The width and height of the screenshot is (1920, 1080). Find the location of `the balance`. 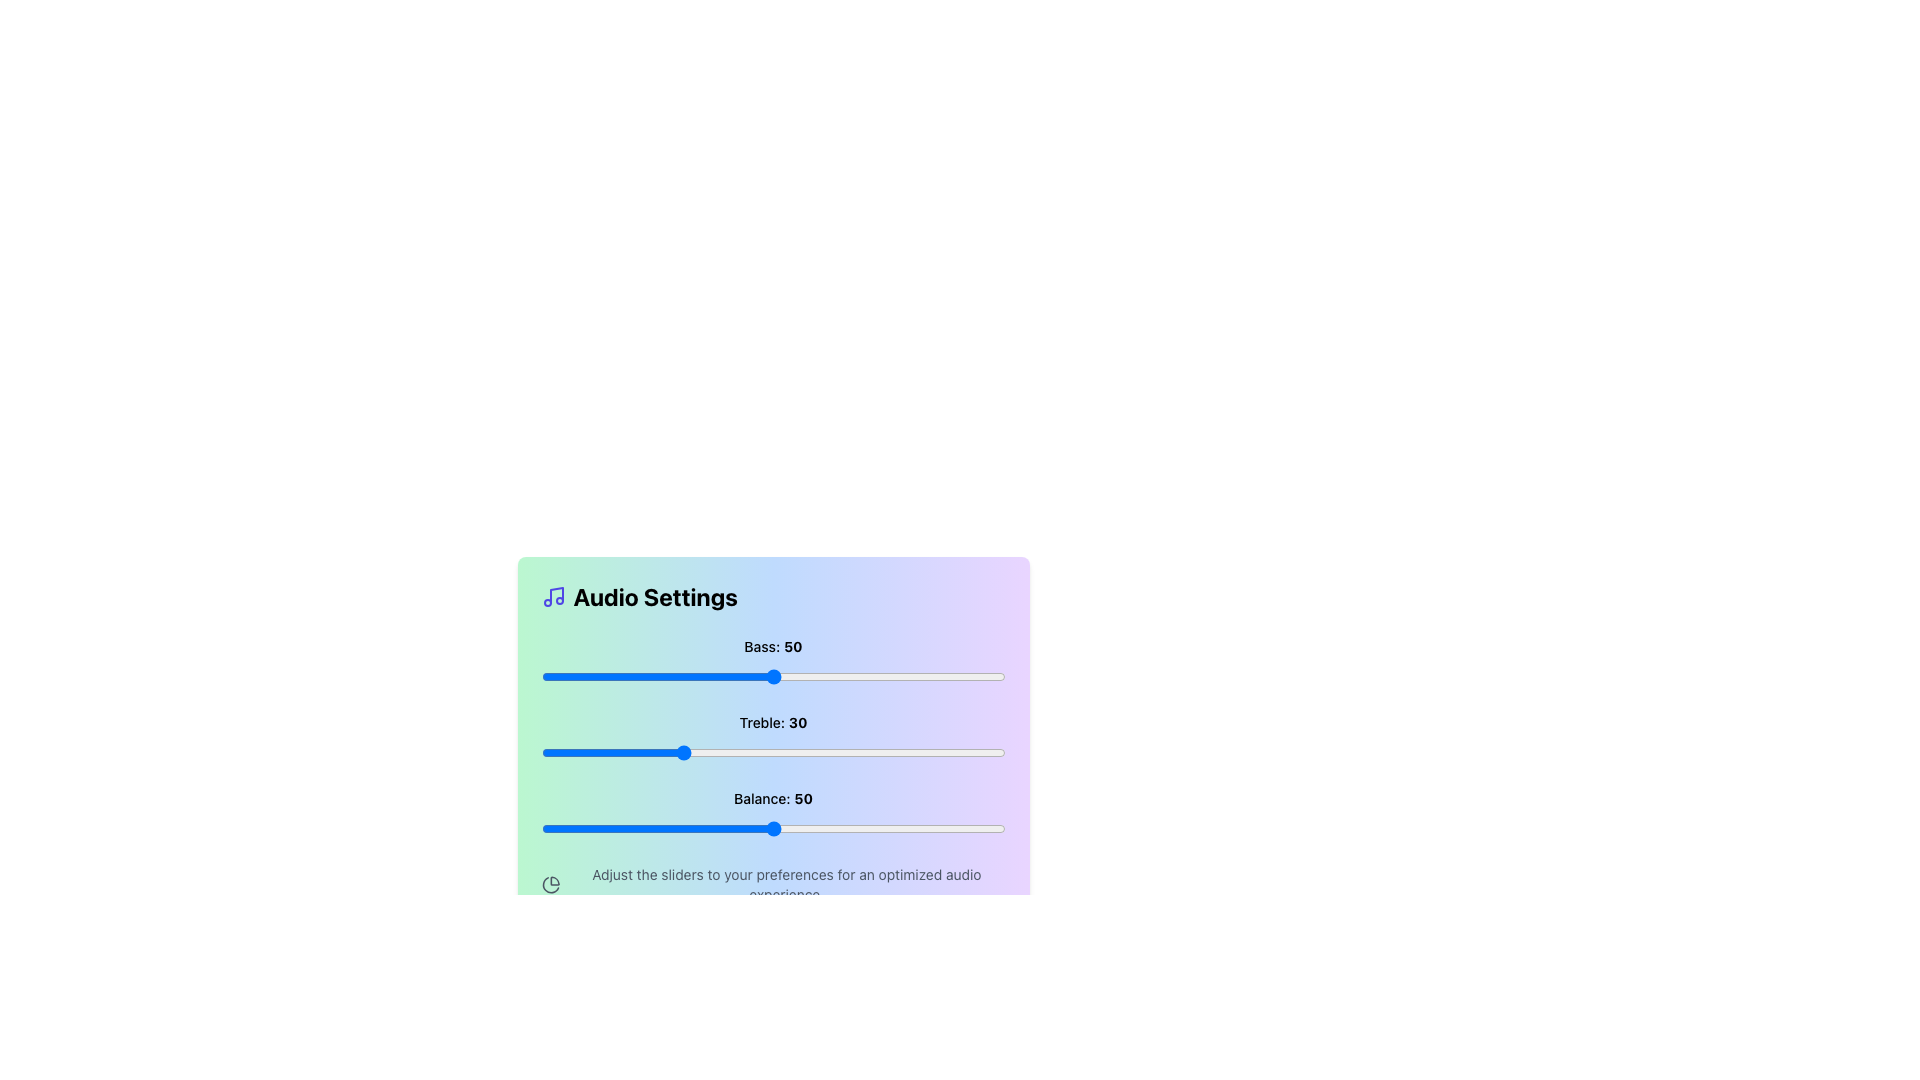

the balance is located at coordinates (958, 829).